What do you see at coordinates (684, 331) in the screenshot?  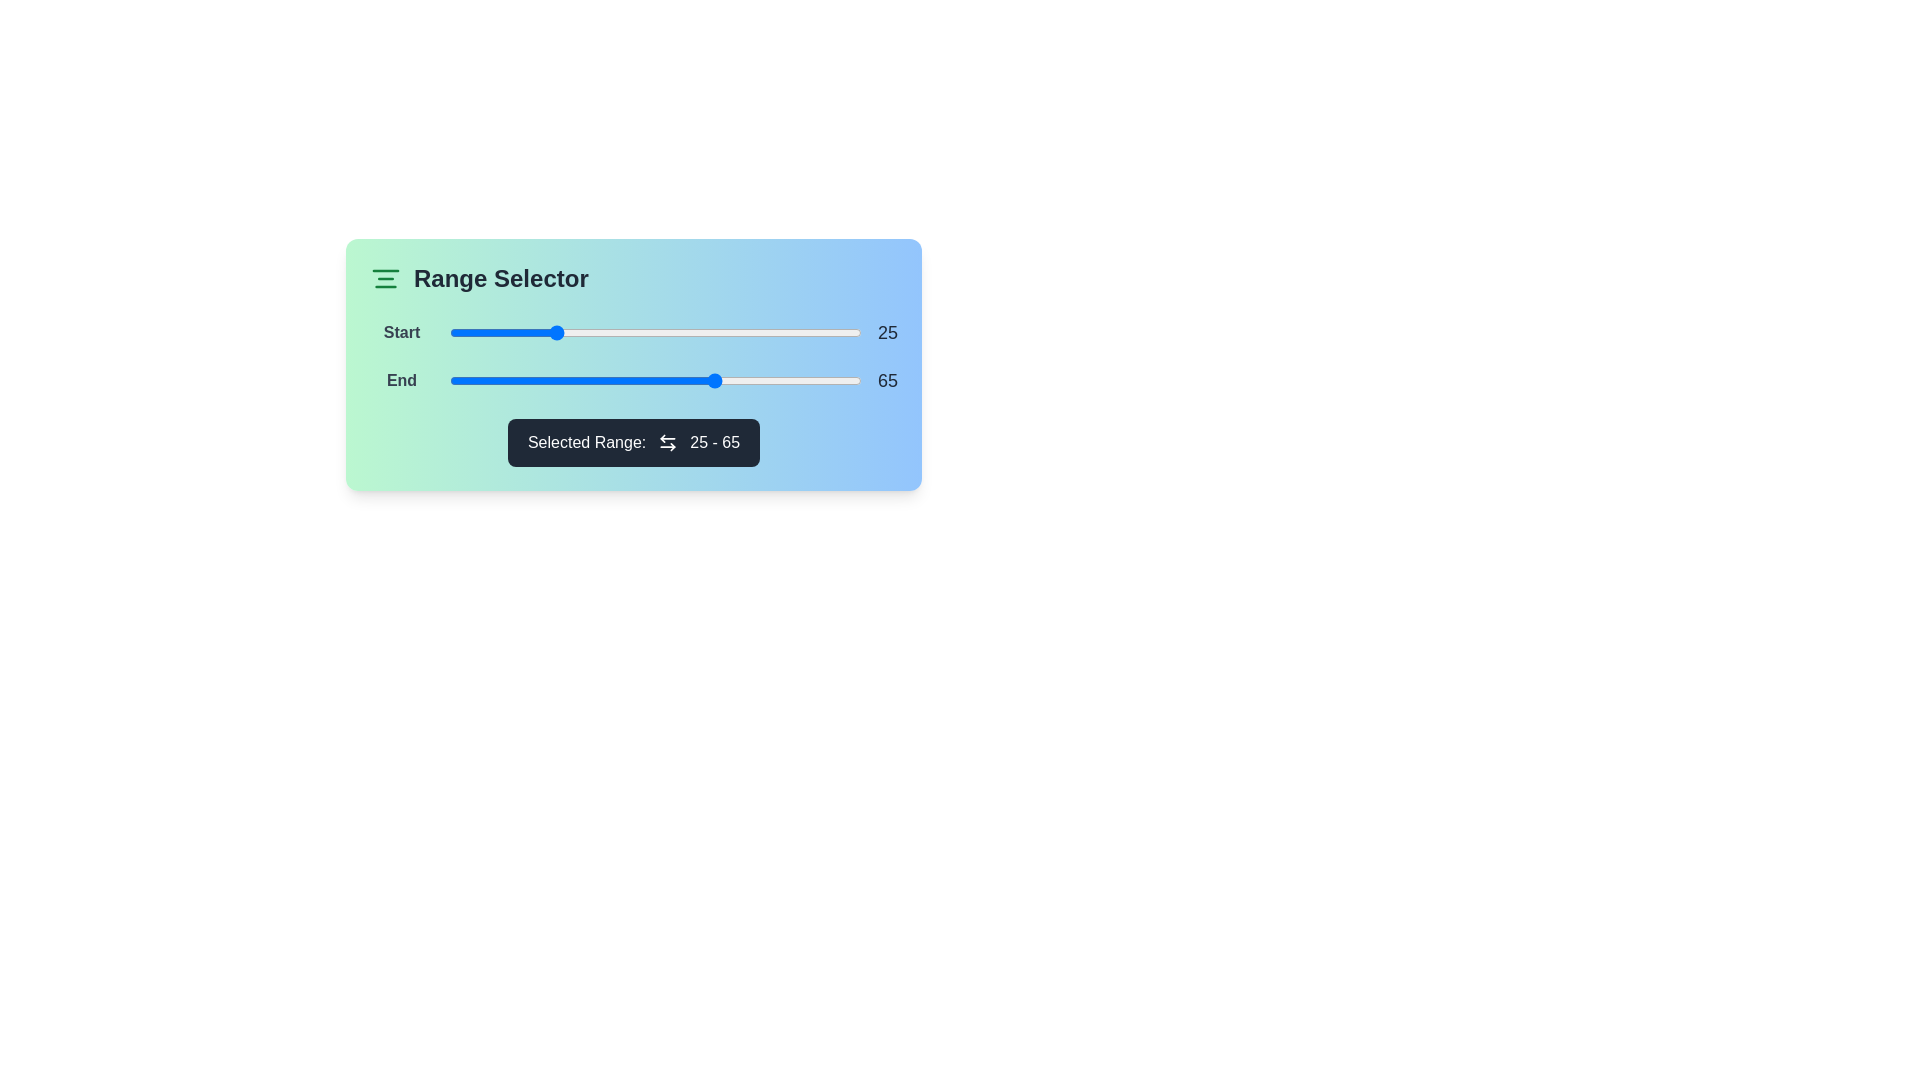 I see `the slider to set the value to 57` at bounding box center [684, 331].